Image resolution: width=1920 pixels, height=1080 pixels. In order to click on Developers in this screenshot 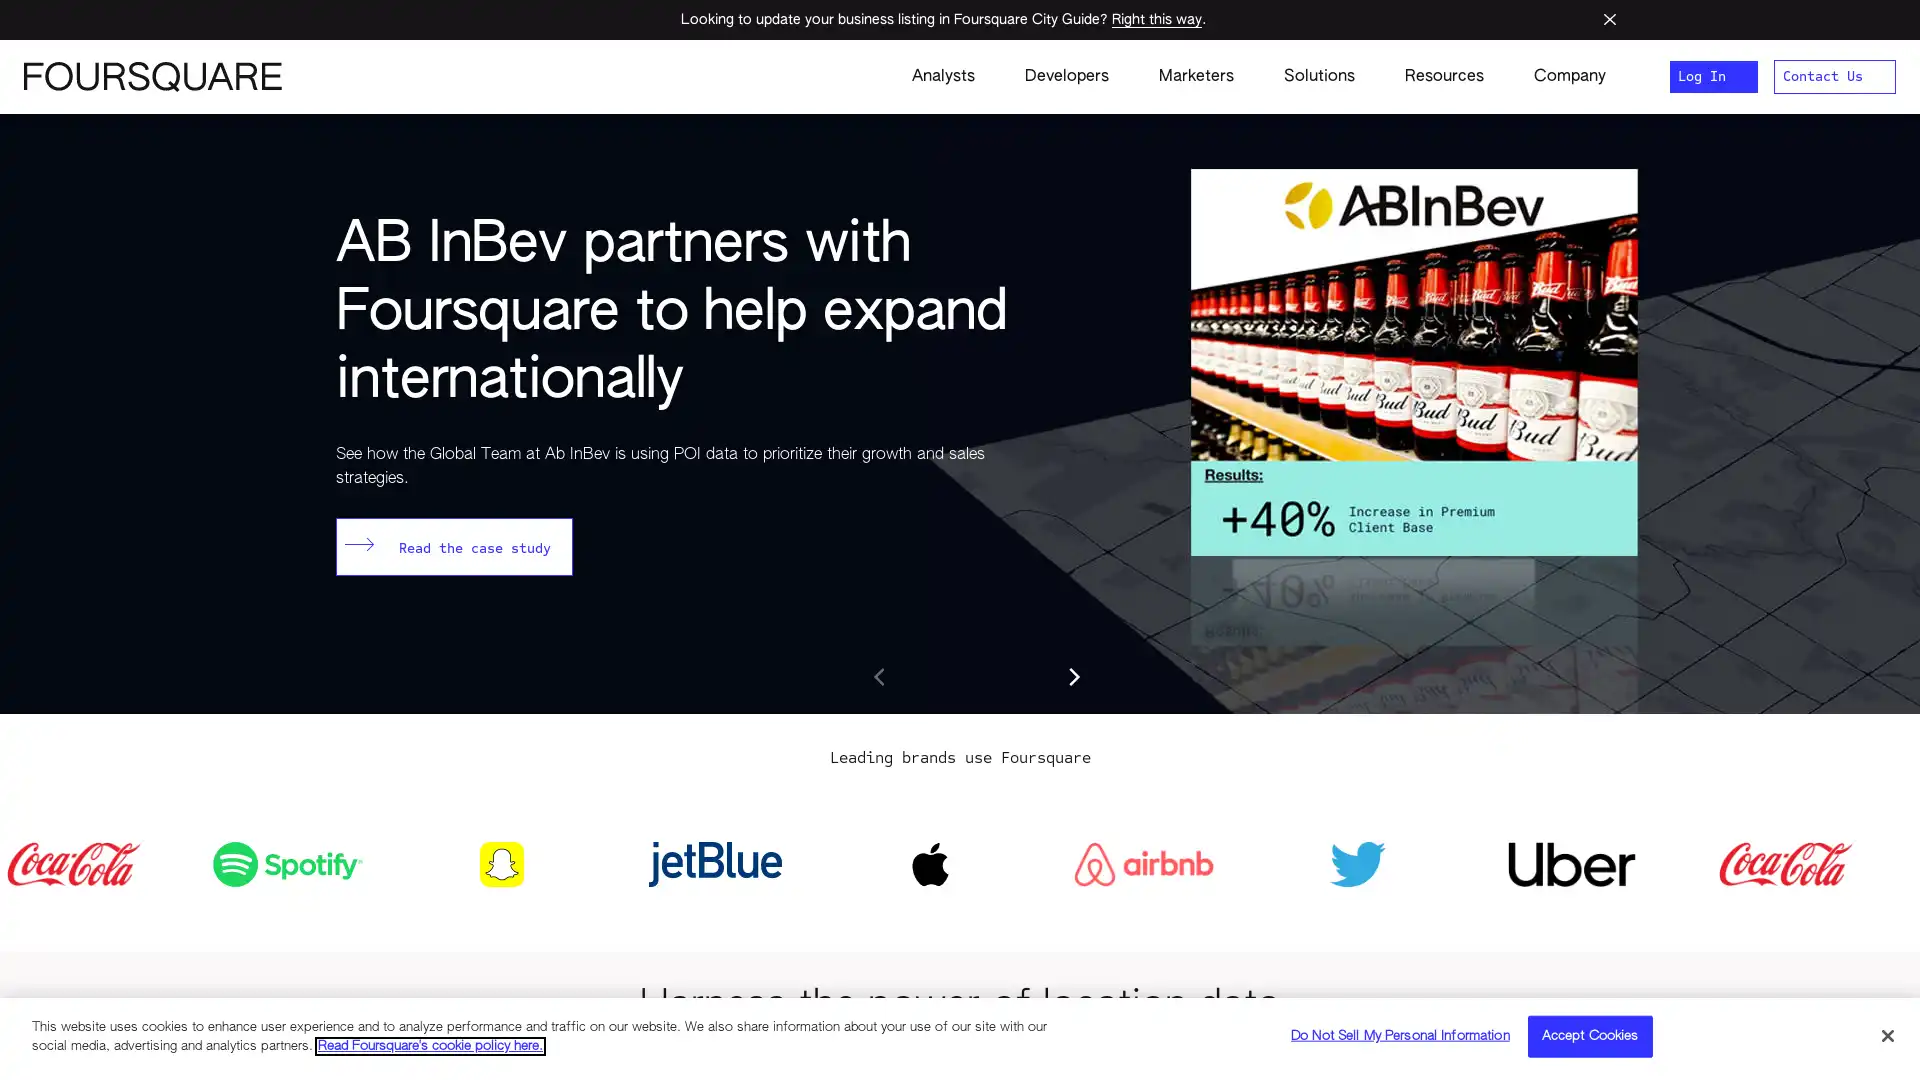, I will do `click(1065, 76)`.